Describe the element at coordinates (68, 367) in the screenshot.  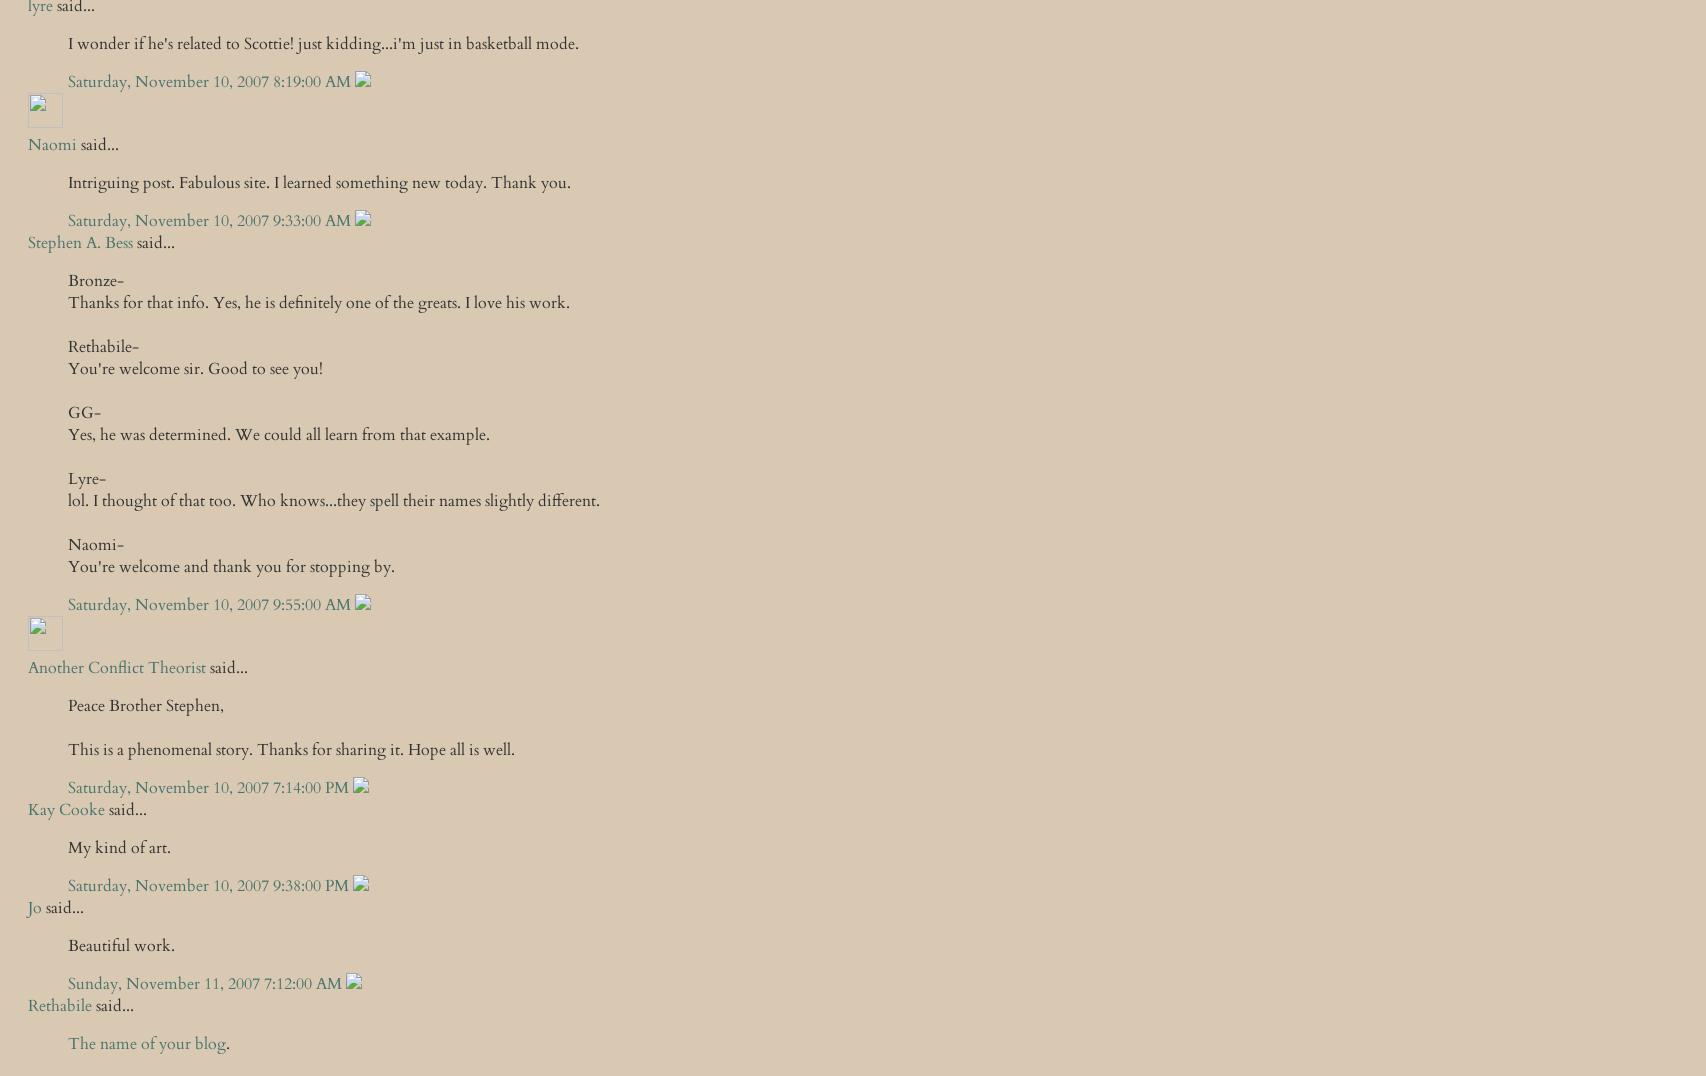
I see `'You're welcome sir.  Good to see you!'` at that location.